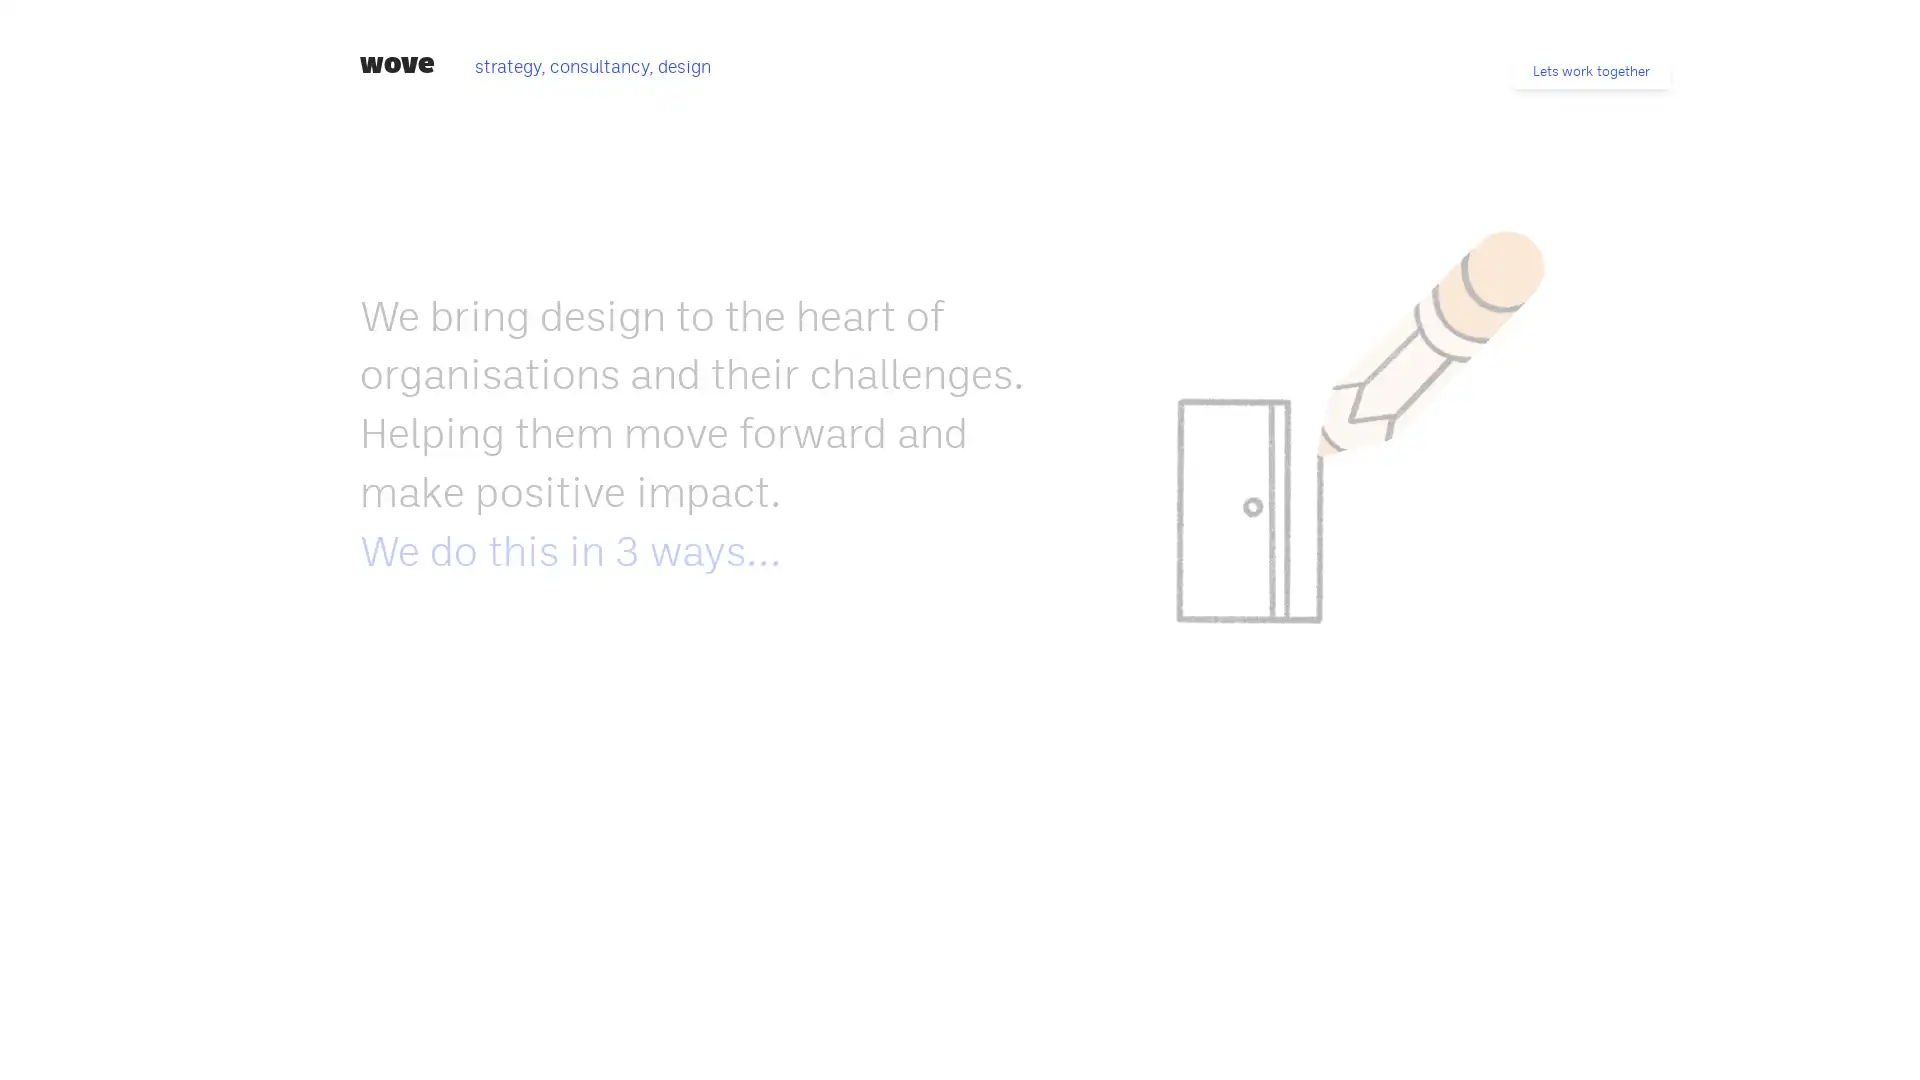  I want to click on Lets work together, so click(1590, 70).